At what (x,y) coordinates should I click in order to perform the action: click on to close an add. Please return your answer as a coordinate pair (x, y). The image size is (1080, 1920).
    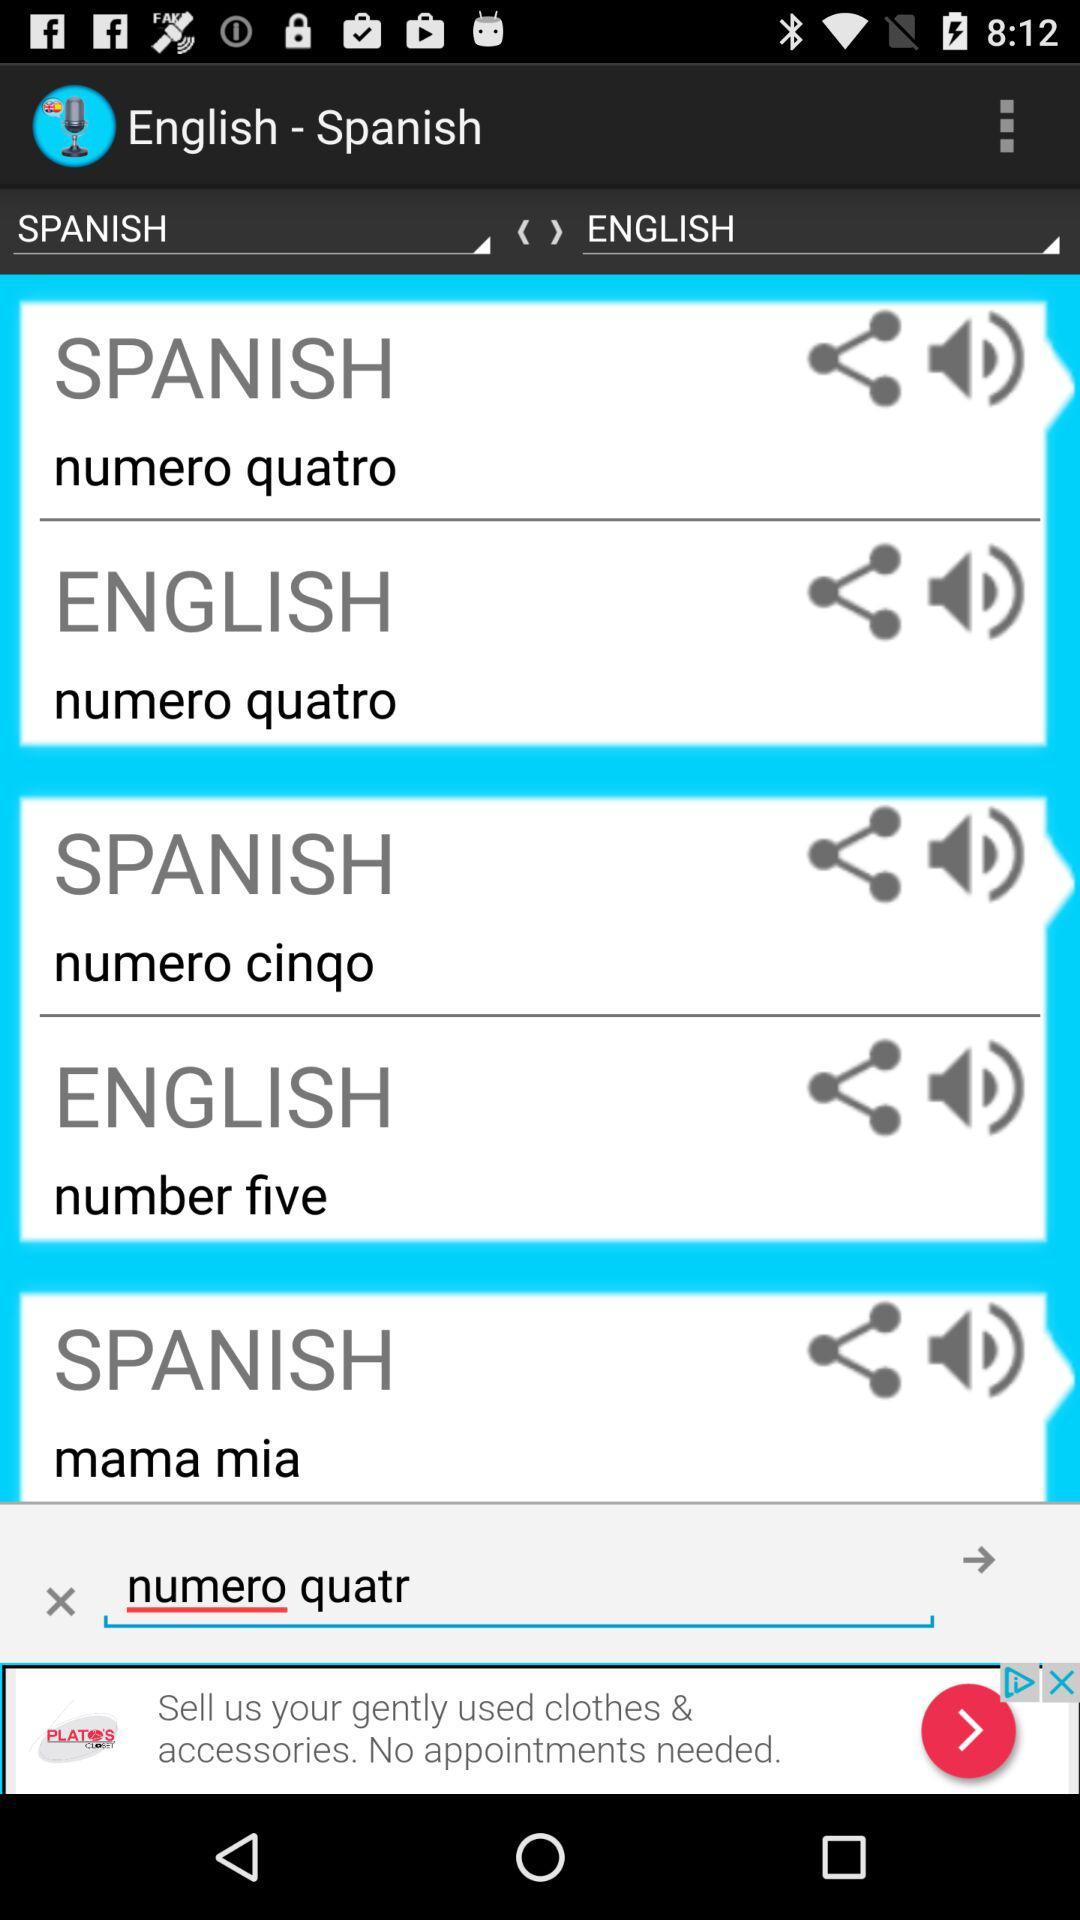
    Looking at the image, I should click on (59, 1602).